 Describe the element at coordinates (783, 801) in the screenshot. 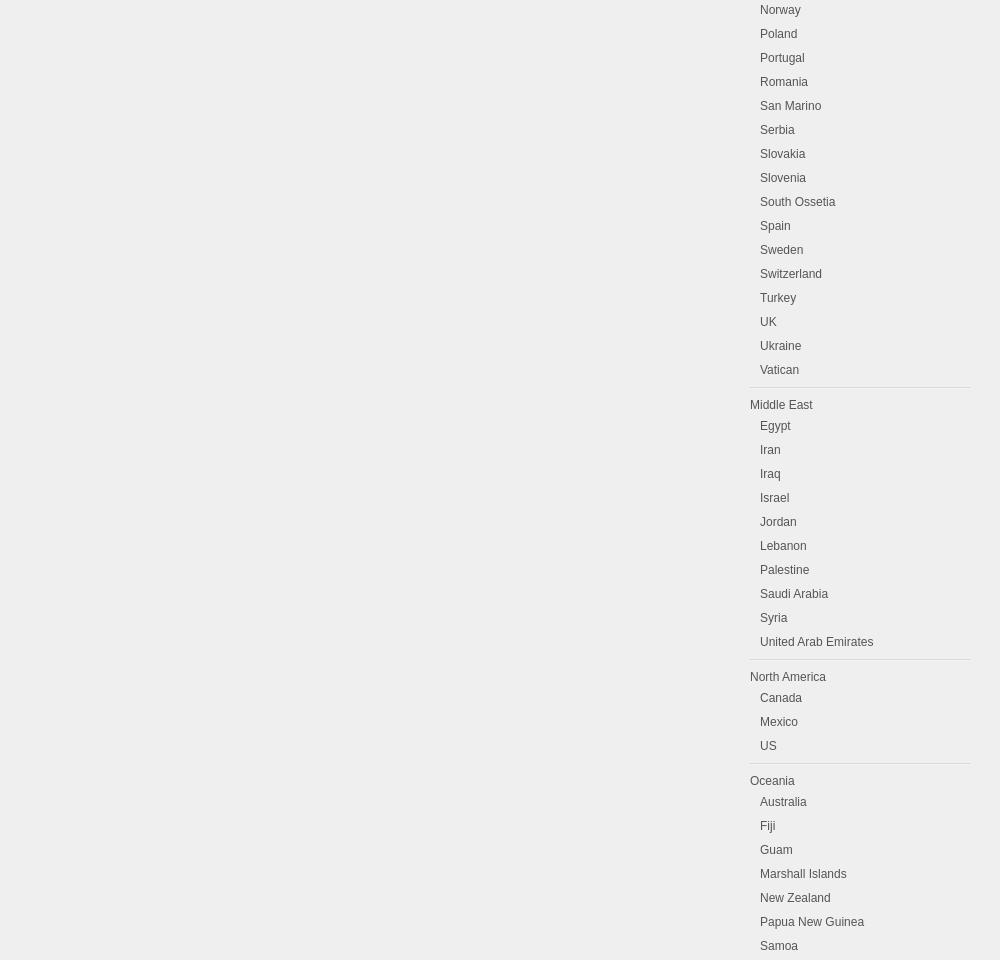

I see `'Australia'` at that location.